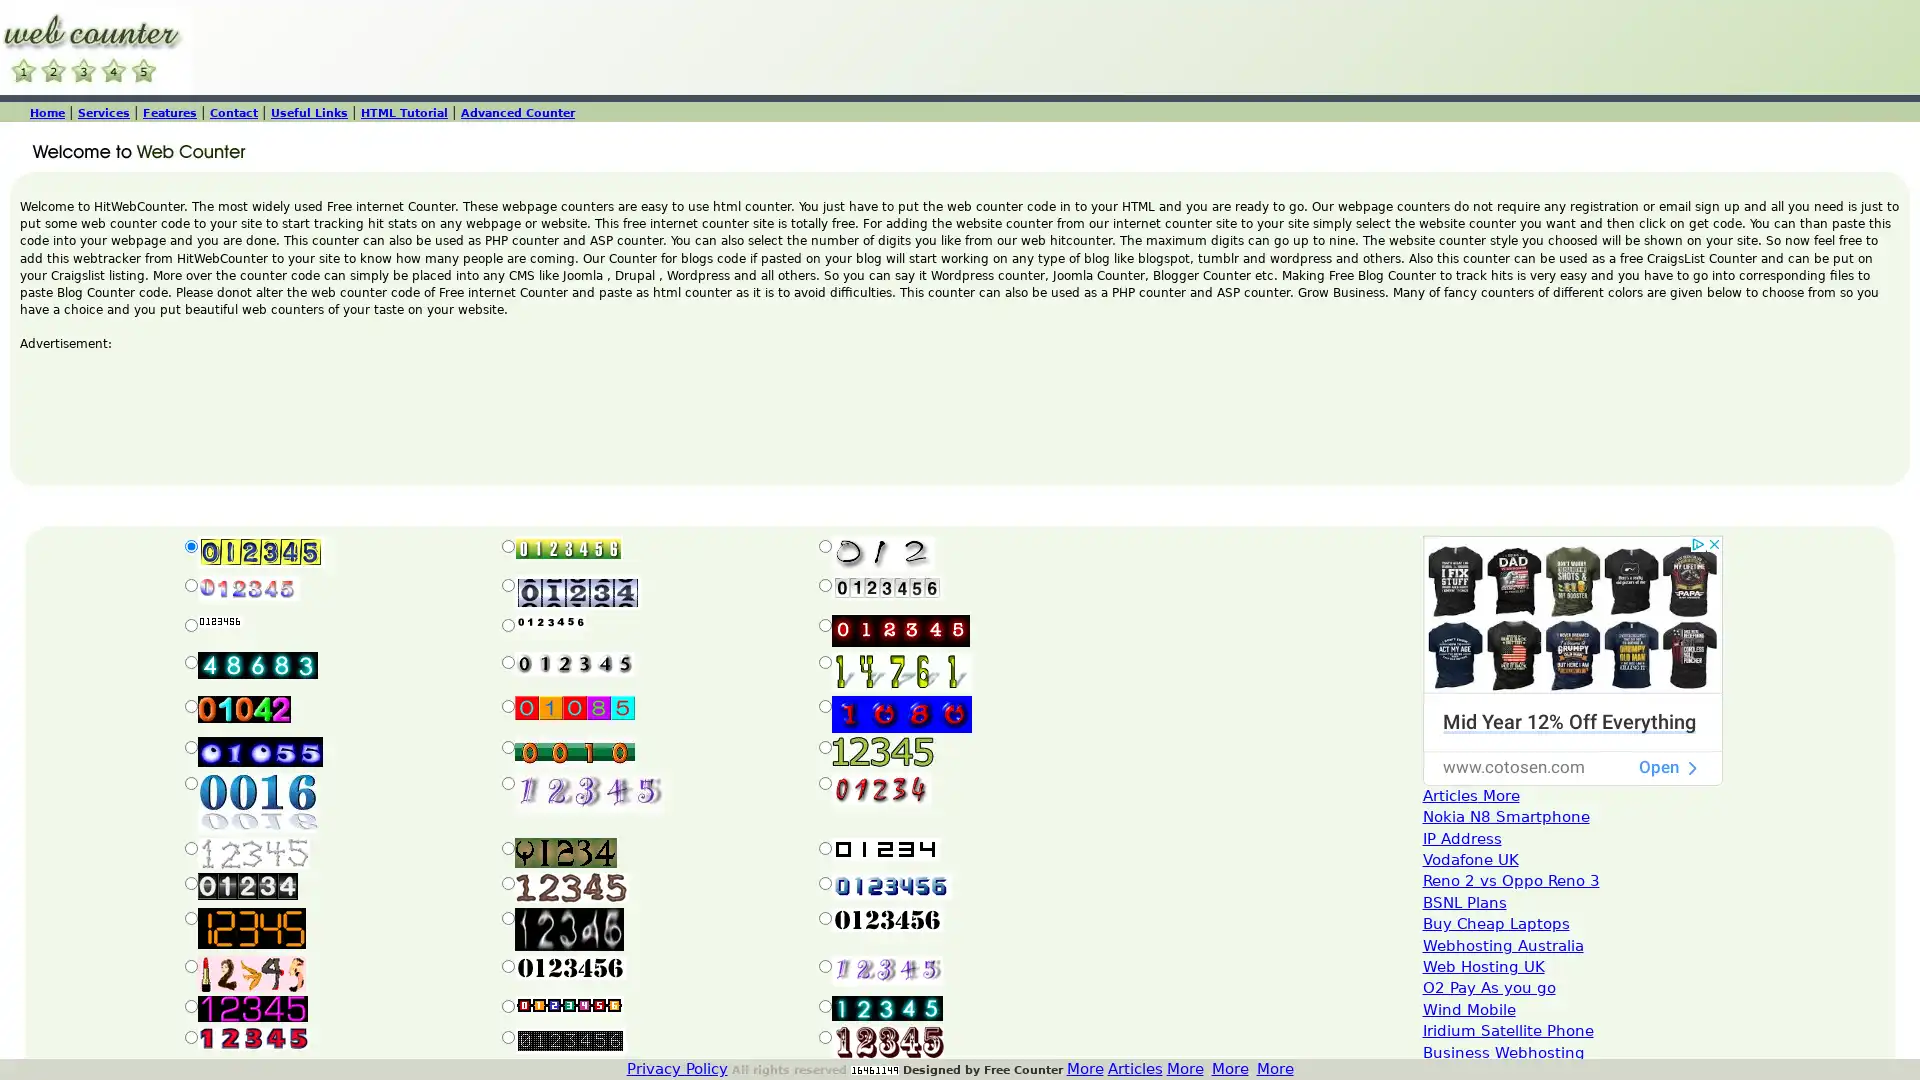 This screenshot has width=1920, height=1080. I want to click on Submit, so click(588, 790).